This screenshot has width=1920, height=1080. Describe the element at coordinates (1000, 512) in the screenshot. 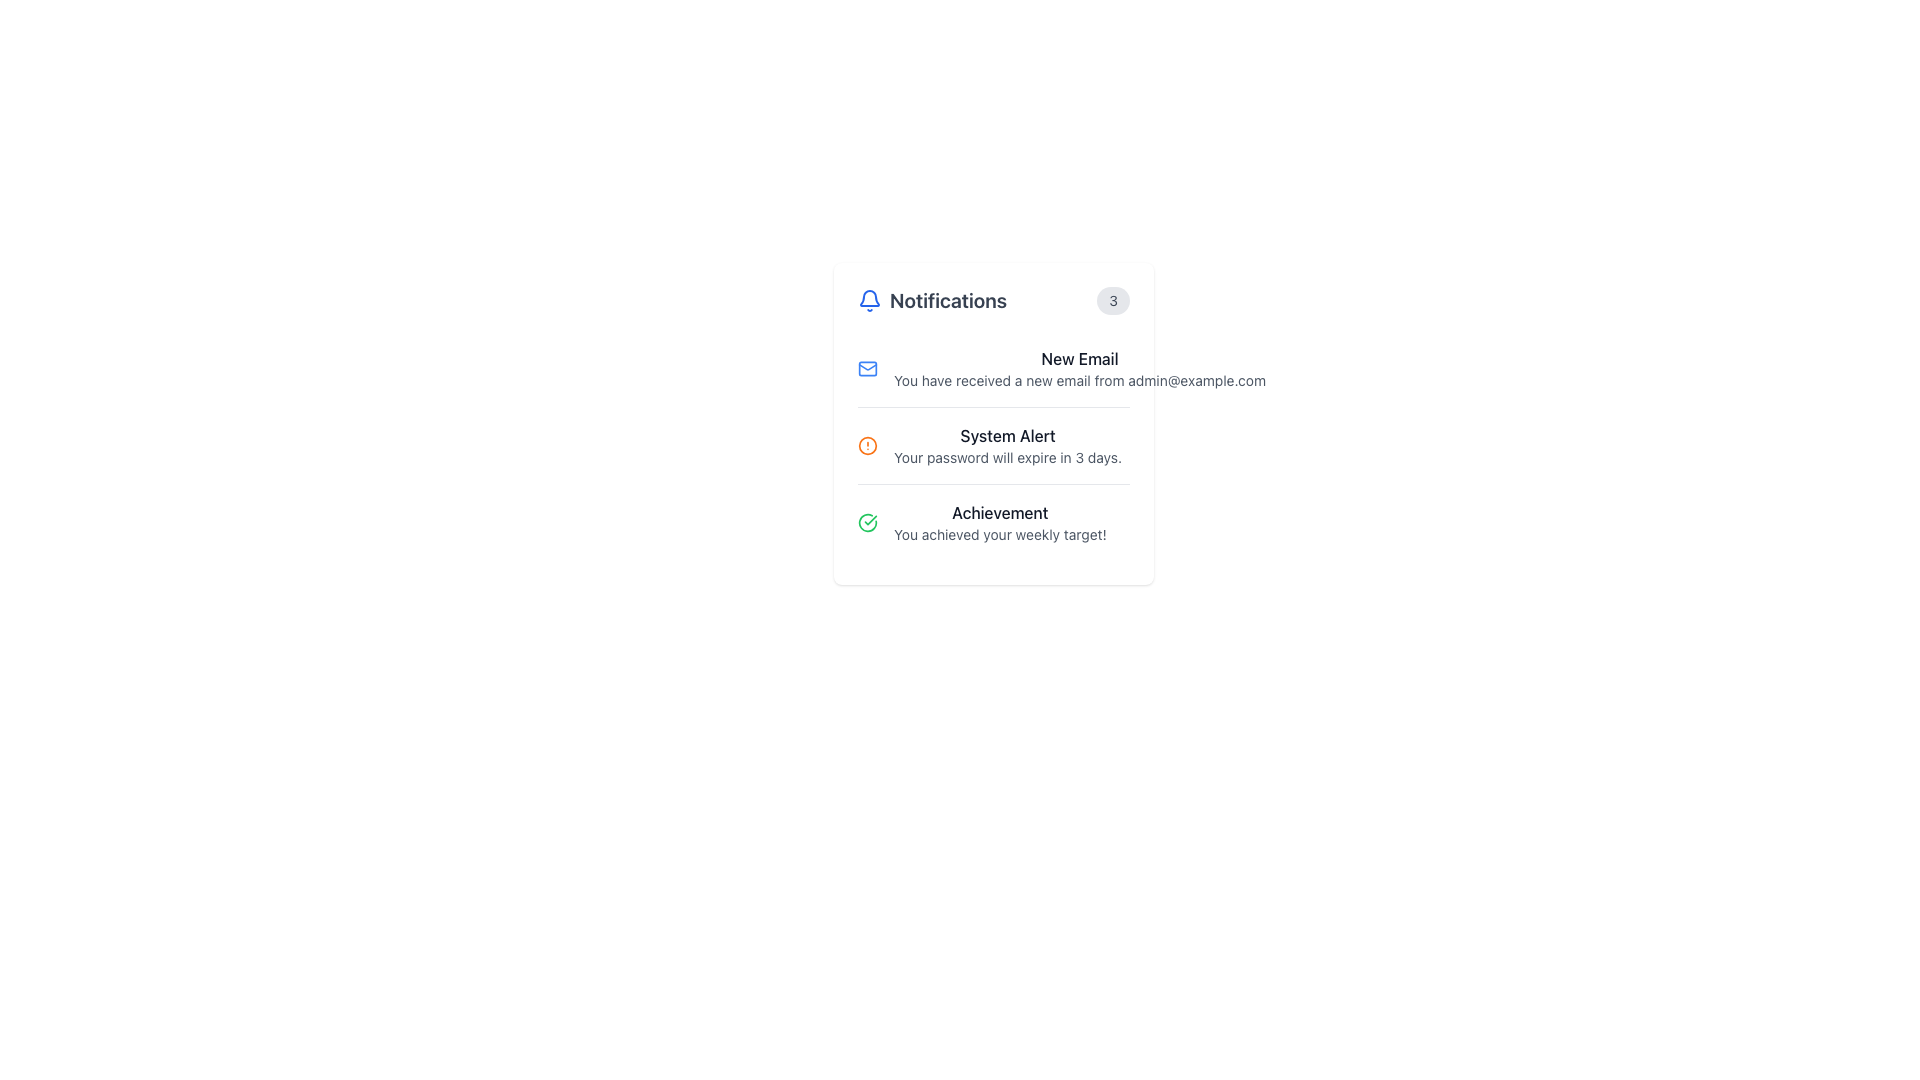

I see `text from the Text Label that serves as a title or descriptor for the notification, positioned above the message 'You achieved your weekly target!'` at that location.